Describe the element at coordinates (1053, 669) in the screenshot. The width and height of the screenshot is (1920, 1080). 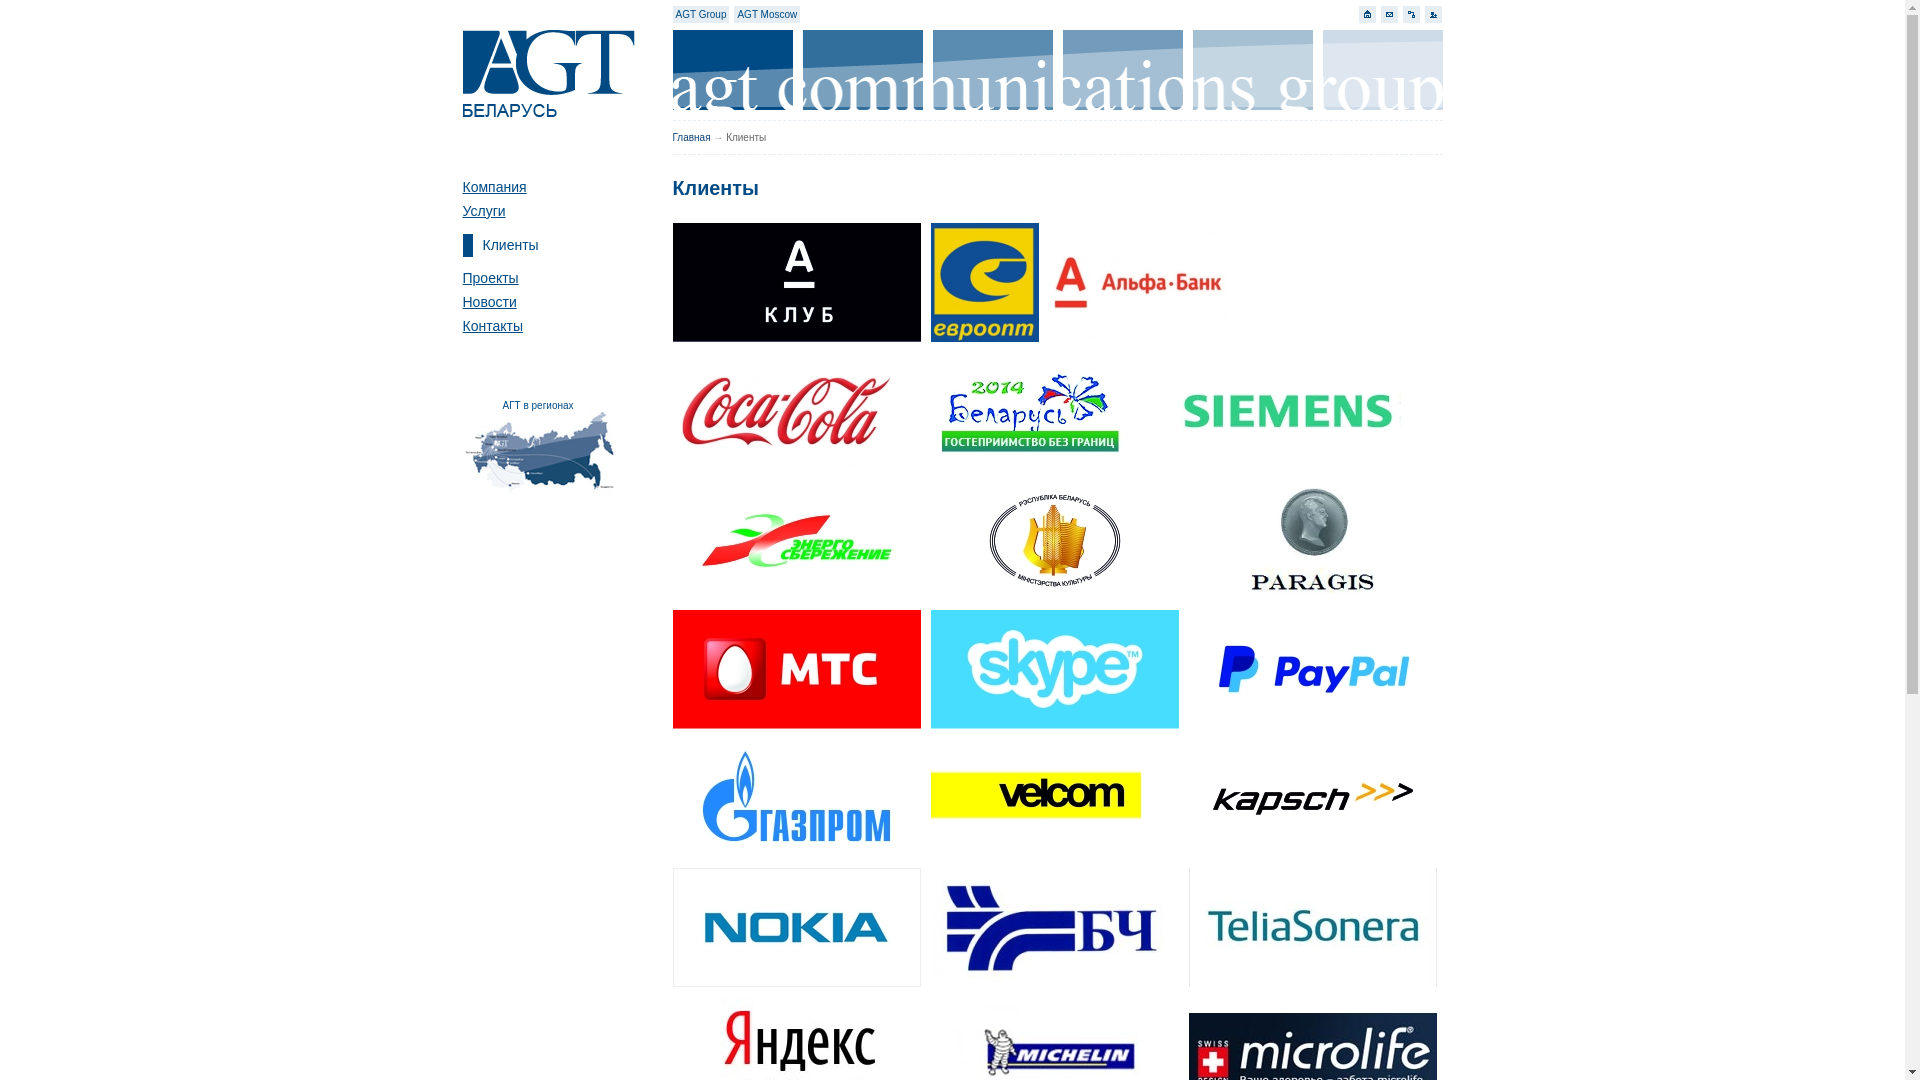
I see `'Skype'` at that location.